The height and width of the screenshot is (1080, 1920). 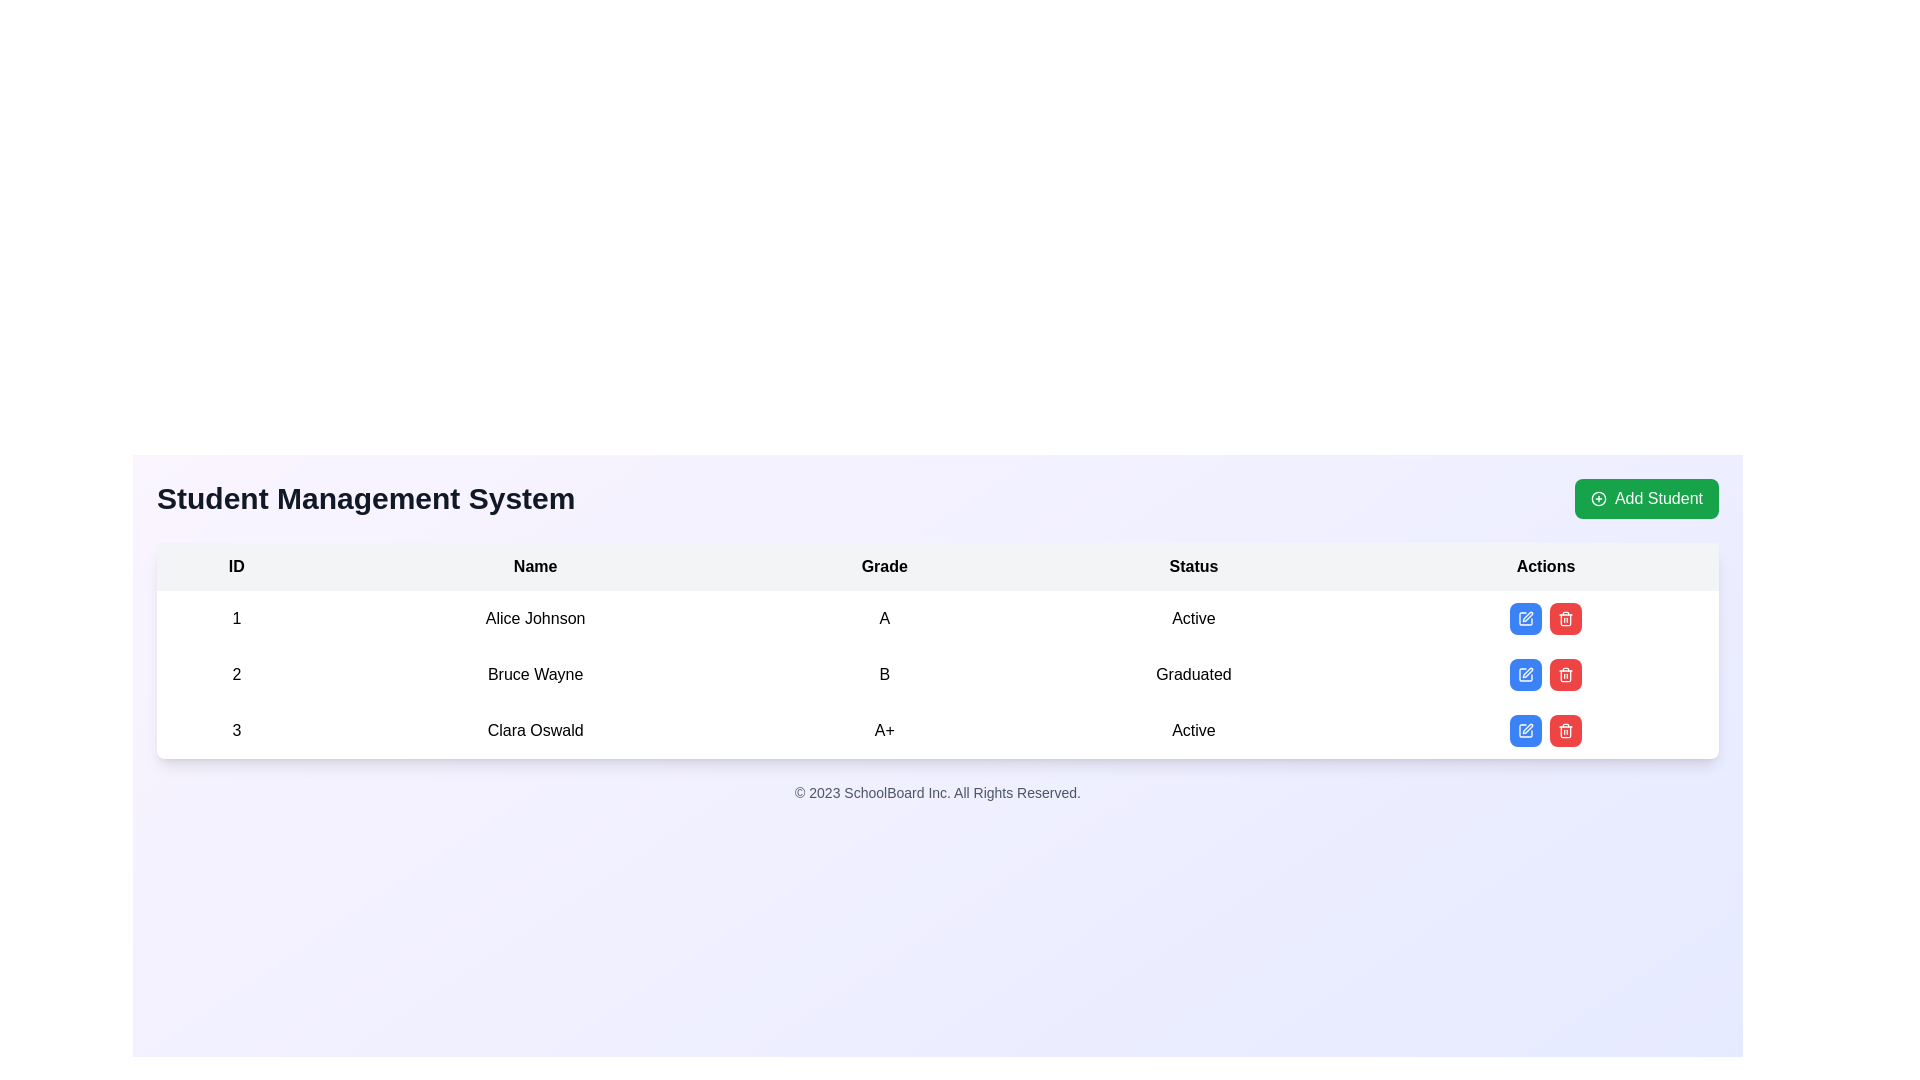 I want to click on the edit icon (pen icon) located in the 'Actions' column next to the delete button for the second entry in the table, so click(x=1526, y=672).